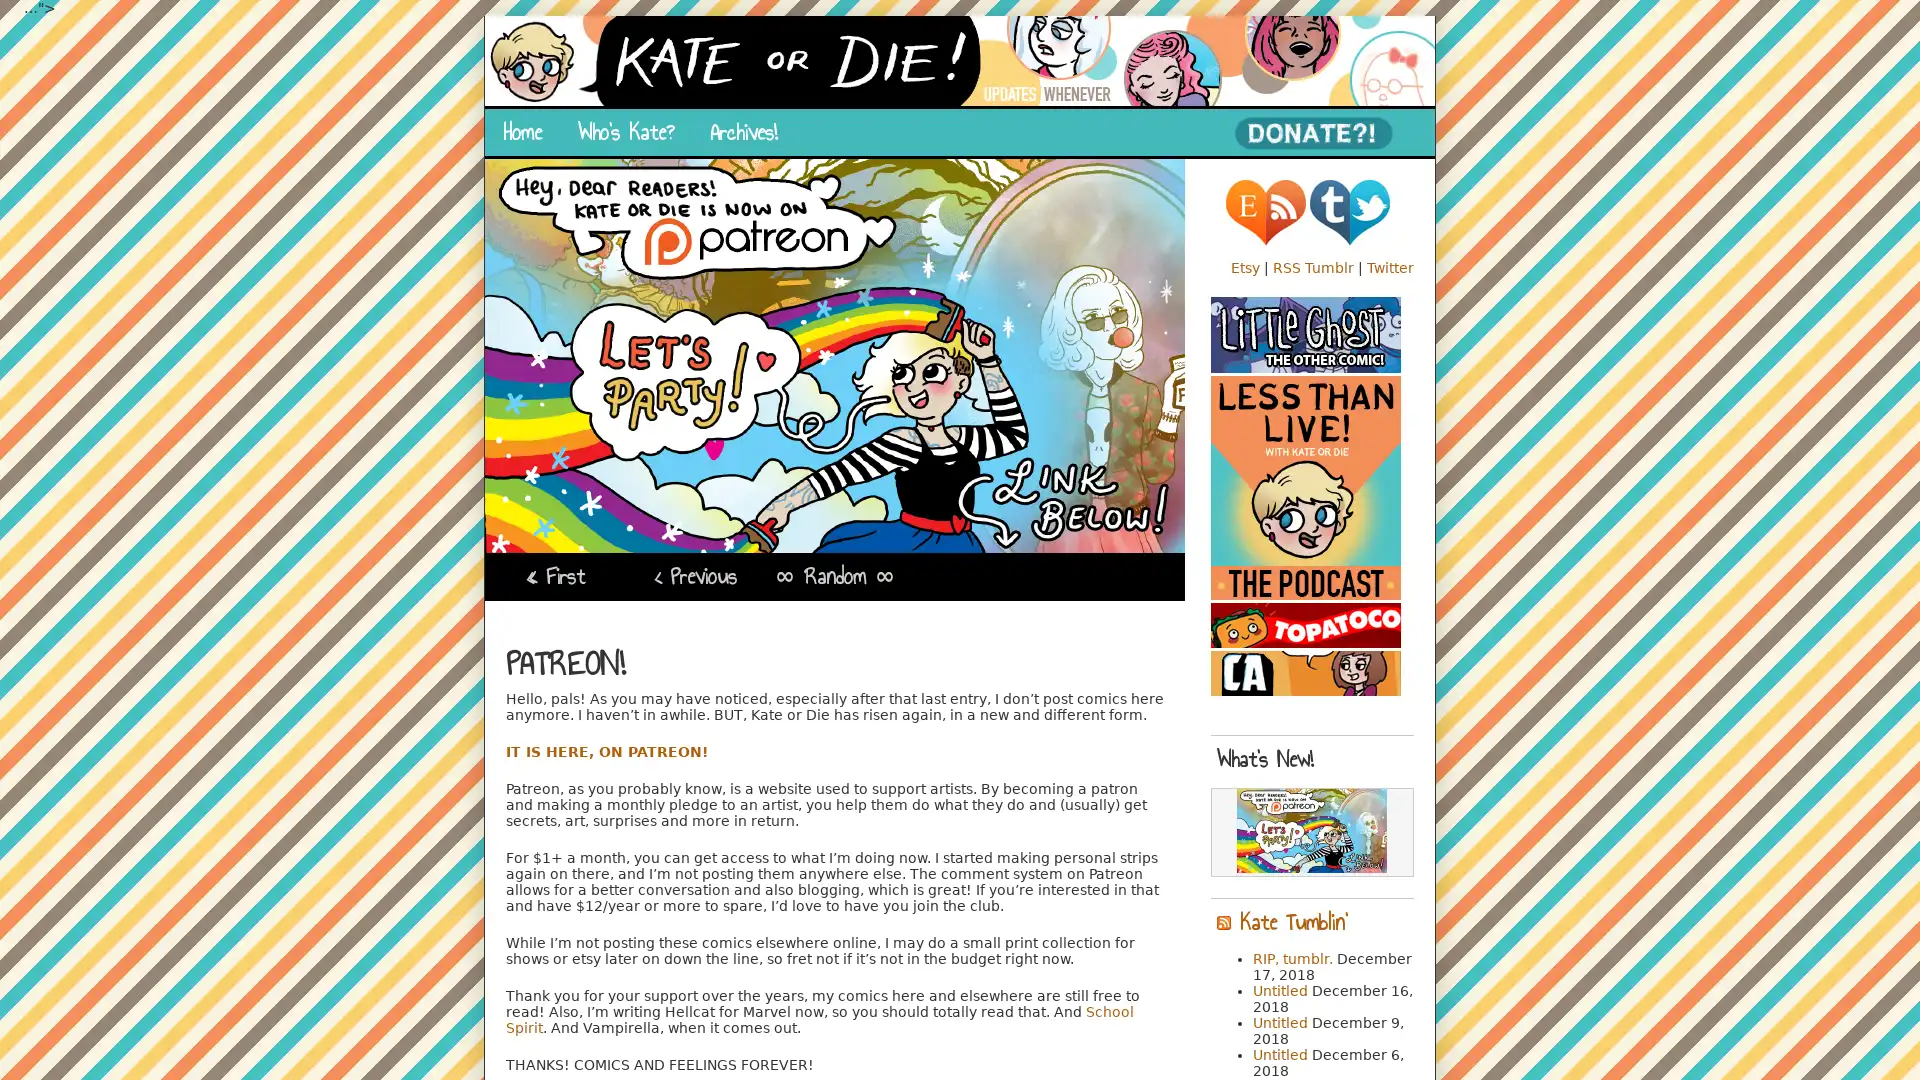 The height and width of the screenshot is (1080, 1920). I want to click on PayPal - The safer, easier way to pay online!, so click(1312, 133).